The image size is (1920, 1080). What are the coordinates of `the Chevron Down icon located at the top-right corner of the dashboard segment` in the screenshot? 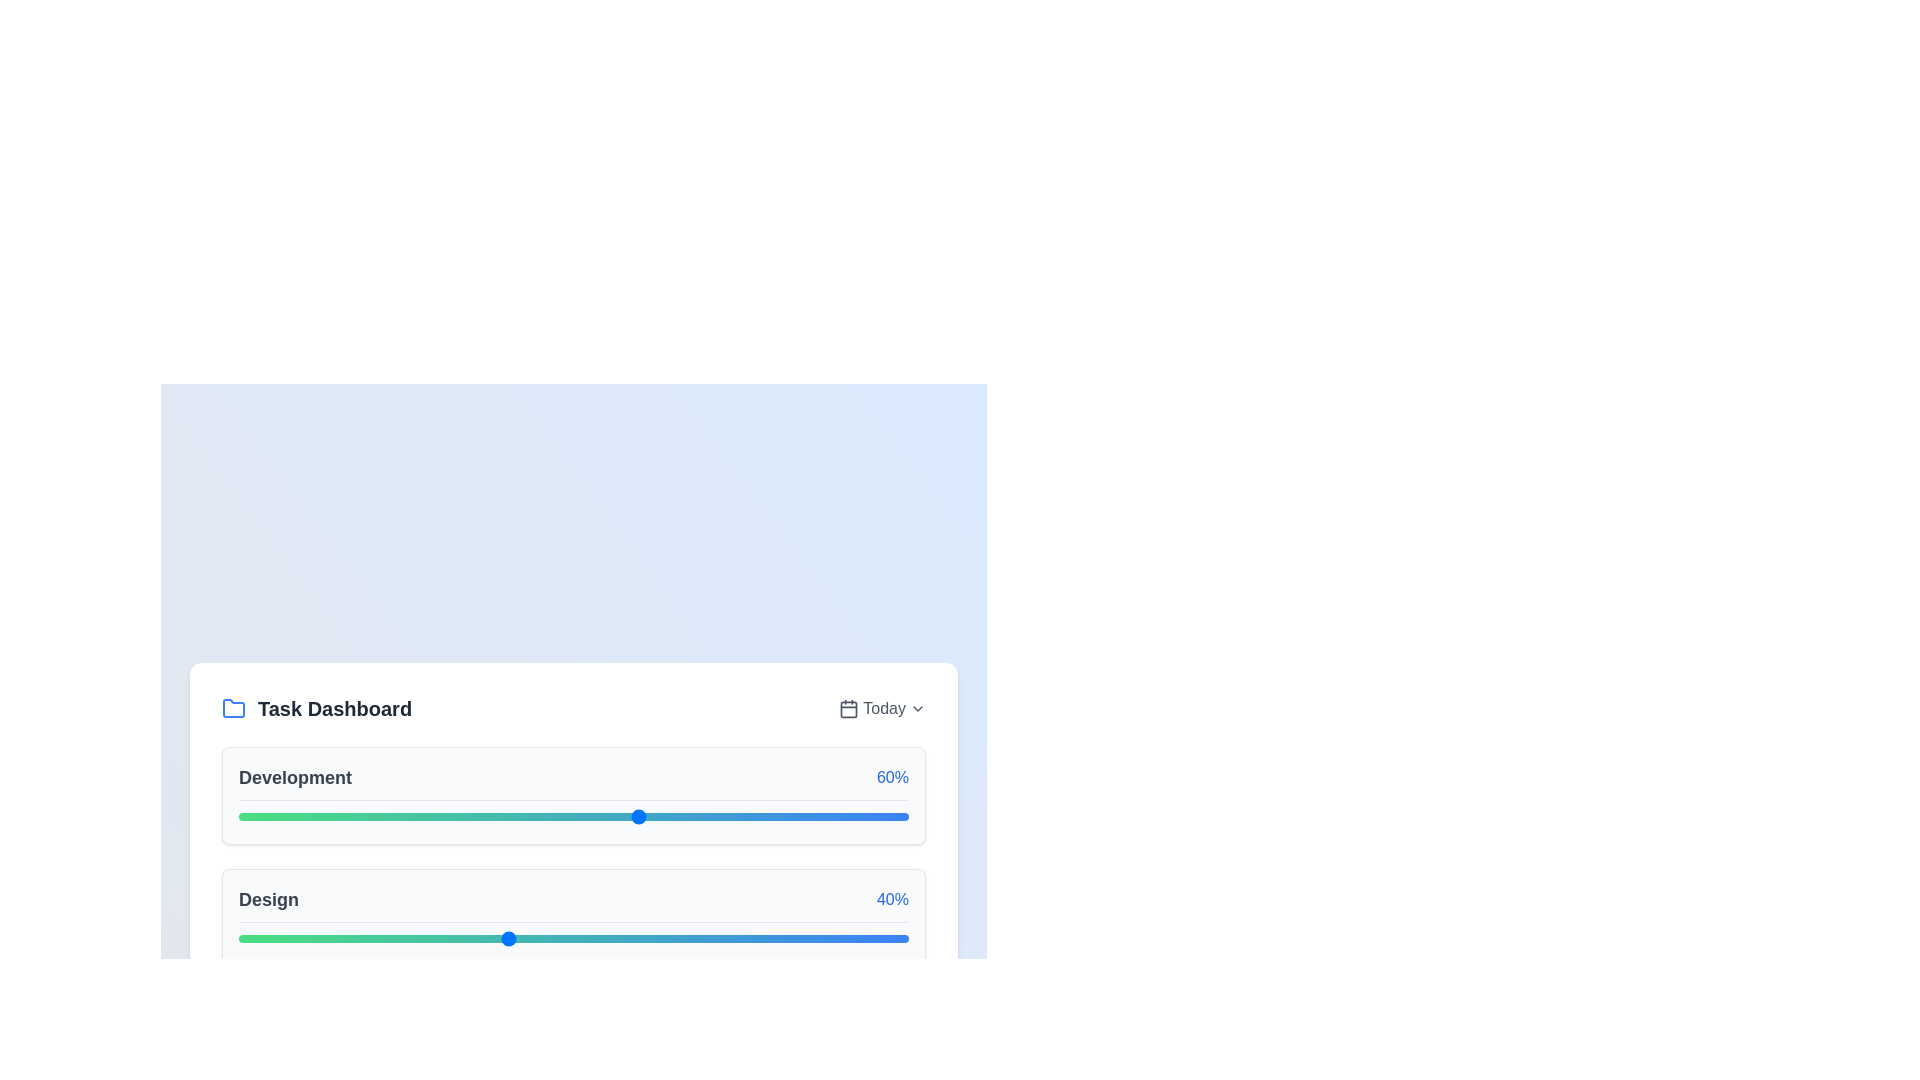 It's located at (916, 708).